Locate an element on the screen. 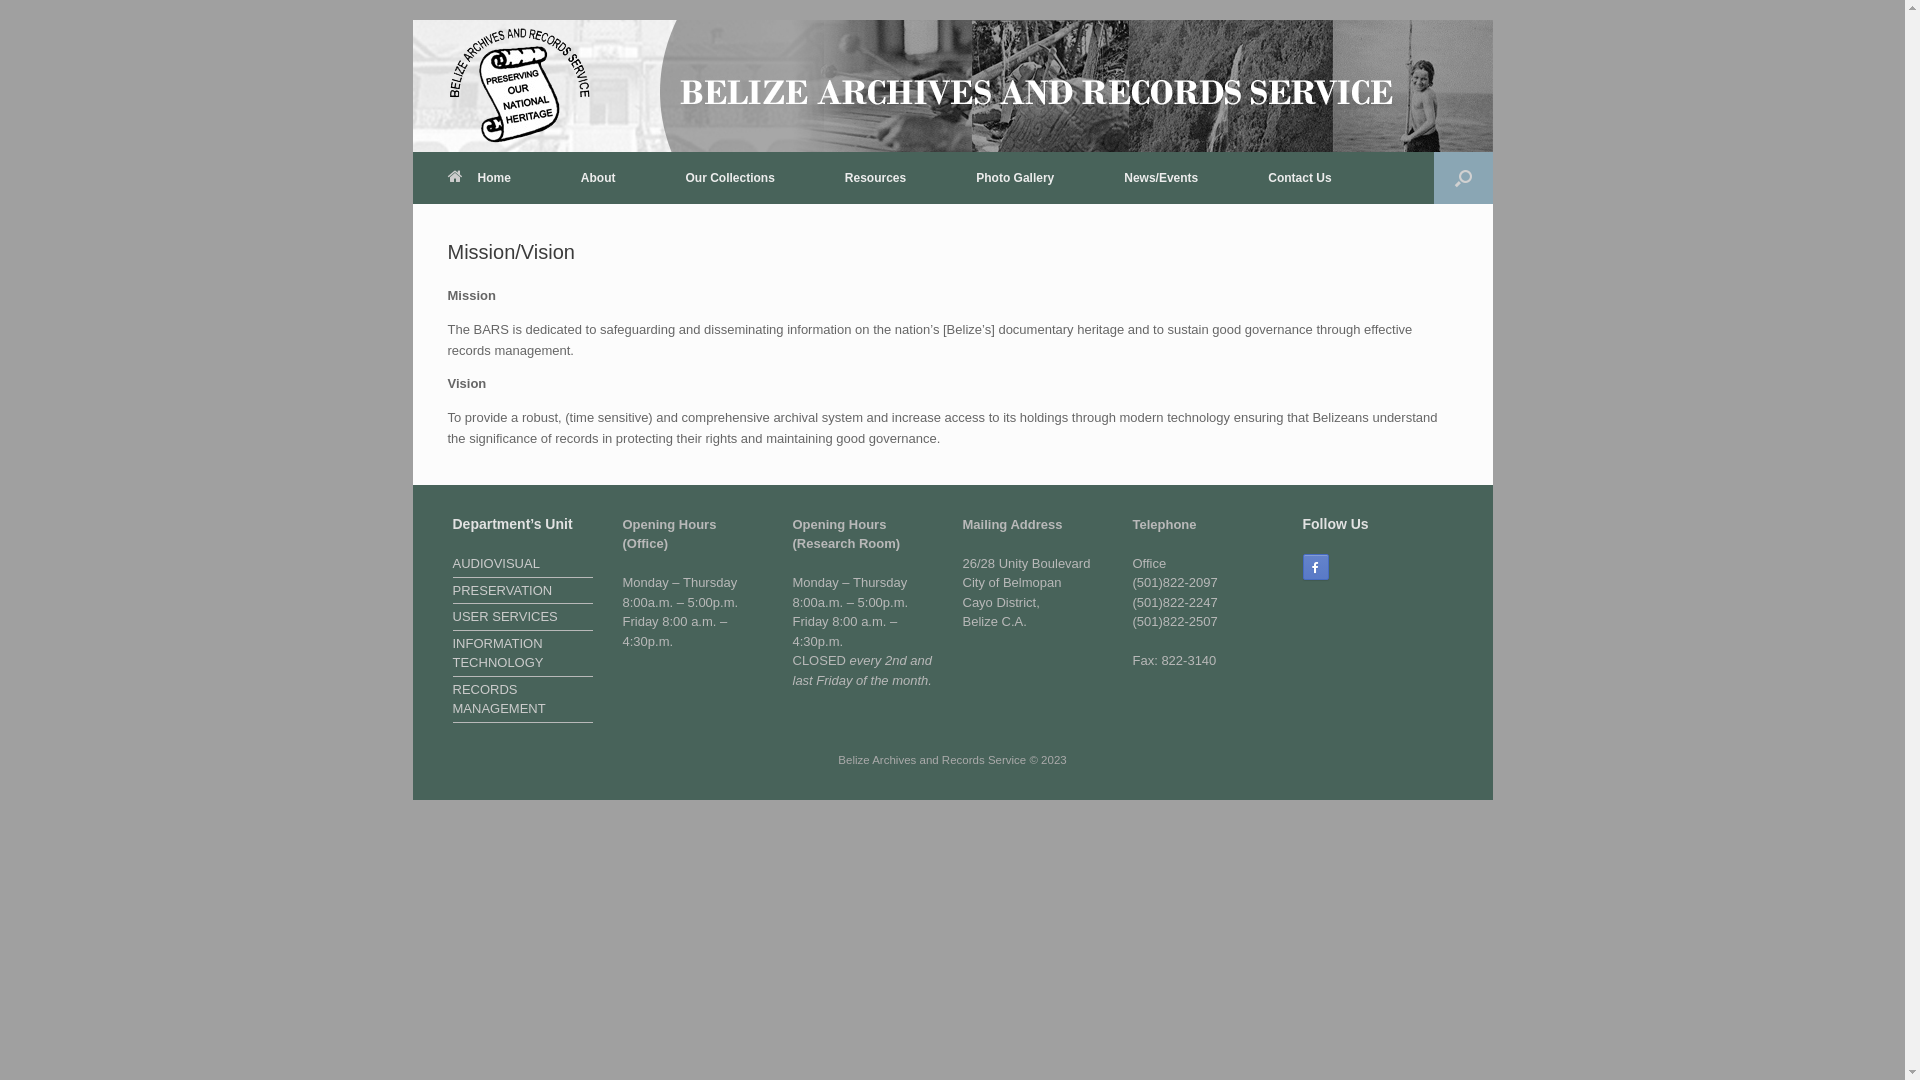 The image size is (1920, 1080). 'USER SERVICES' is located at coordinates (522, 617).